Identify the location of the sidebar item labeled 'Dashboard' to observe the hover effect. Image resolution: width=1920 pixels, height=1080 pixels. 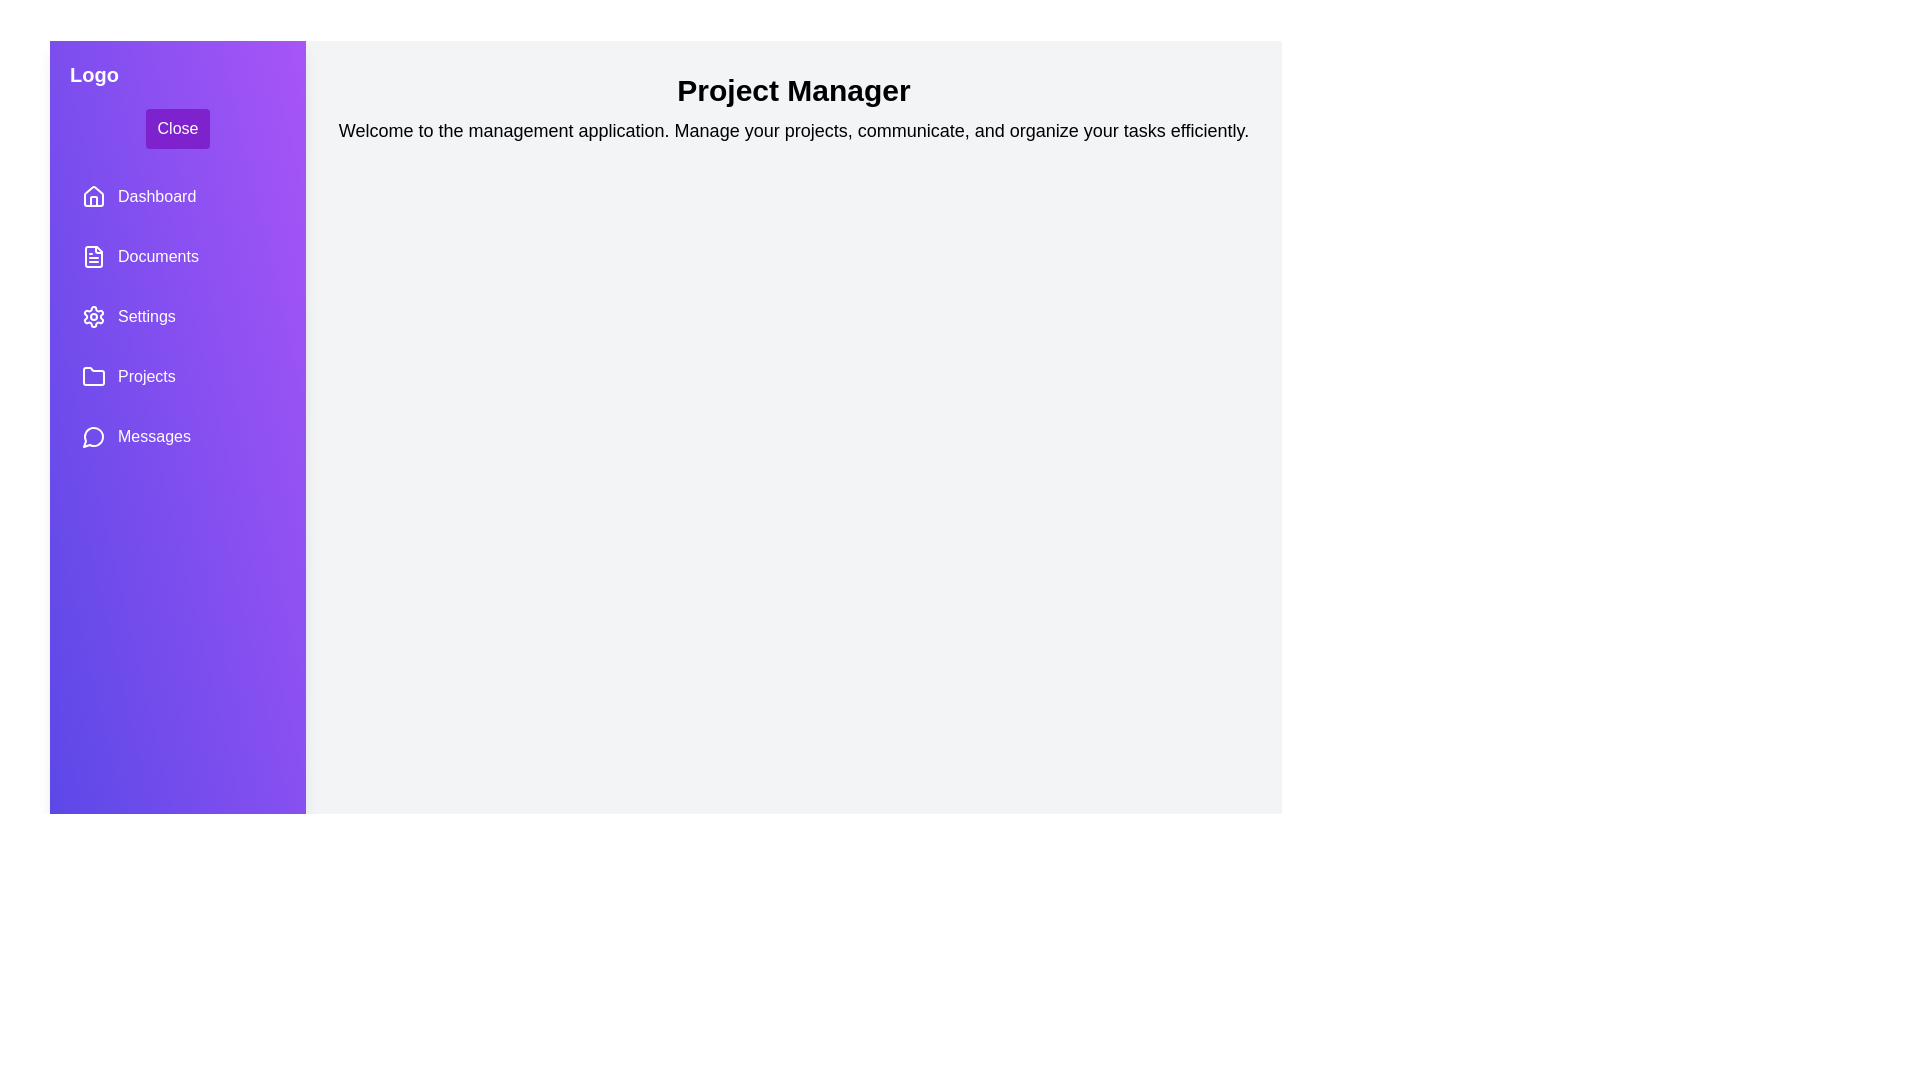
(177, 196).